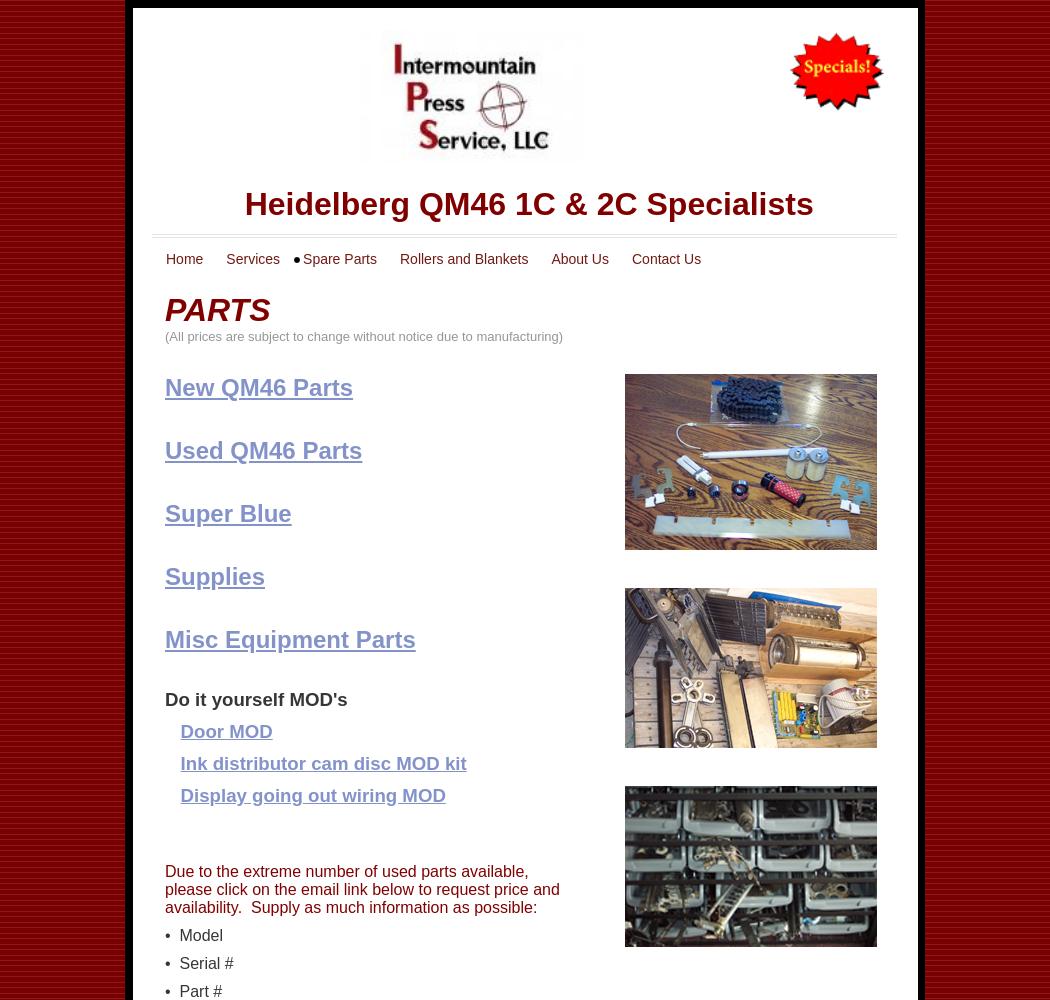  What do you see at coordinates (712, 203) in the screenshot?
I see `'C Specialists'` at bounding box center [712, 203].